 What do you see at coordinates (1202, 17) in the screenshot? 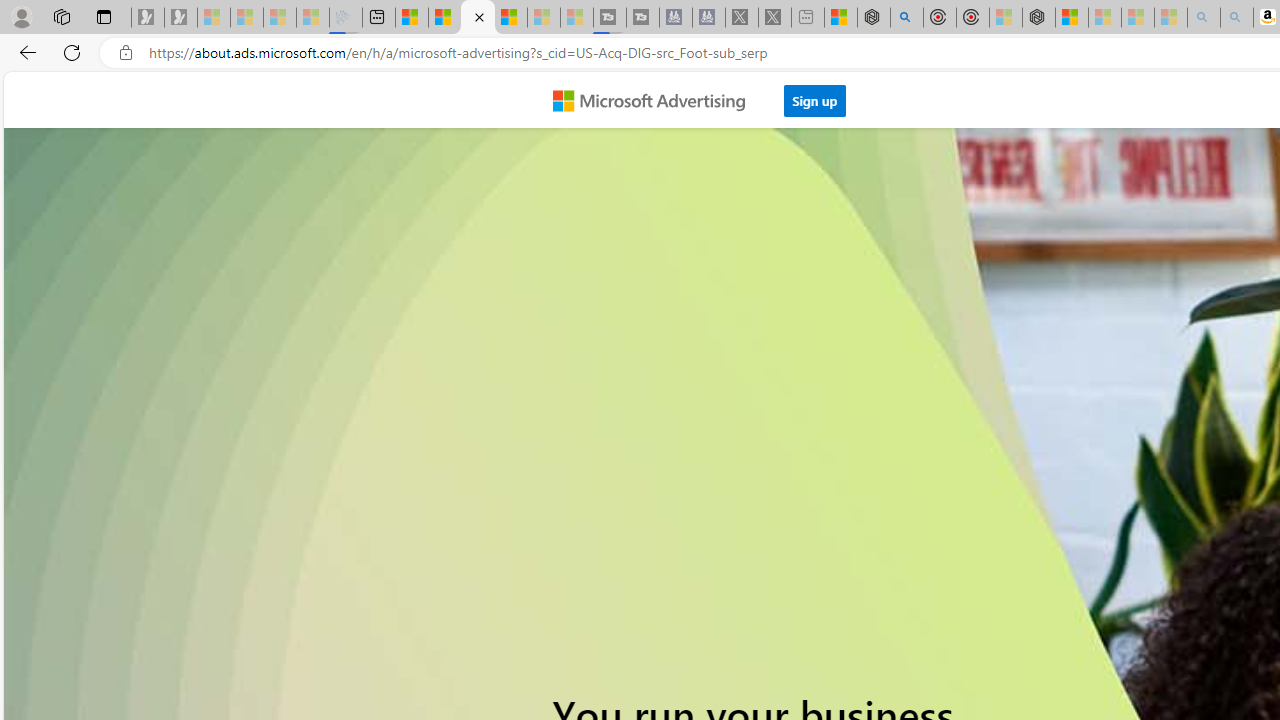
I see `'amazon - Search - Sleeping'` at bounding box center [1202, 17].